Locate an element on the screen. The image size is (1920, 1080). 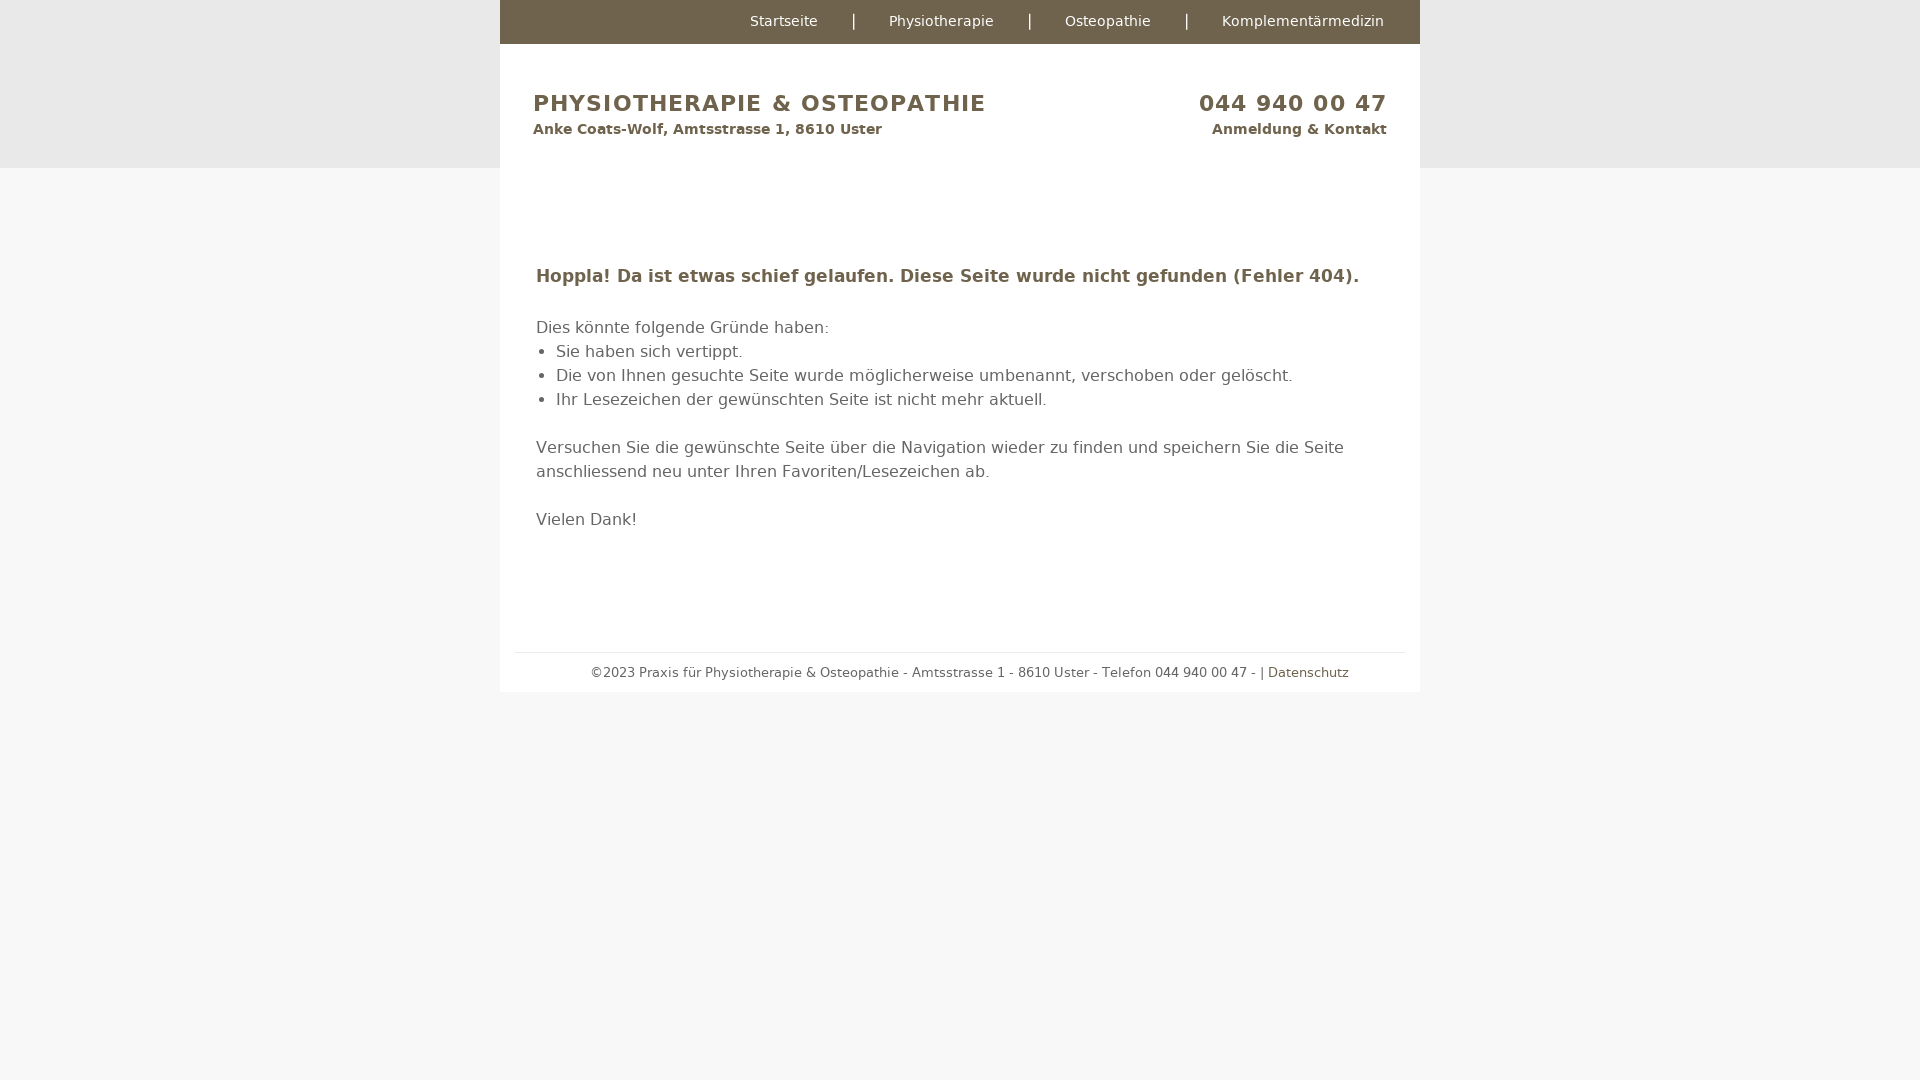
'Osteopathie' is located at coordinates (1032, 22).